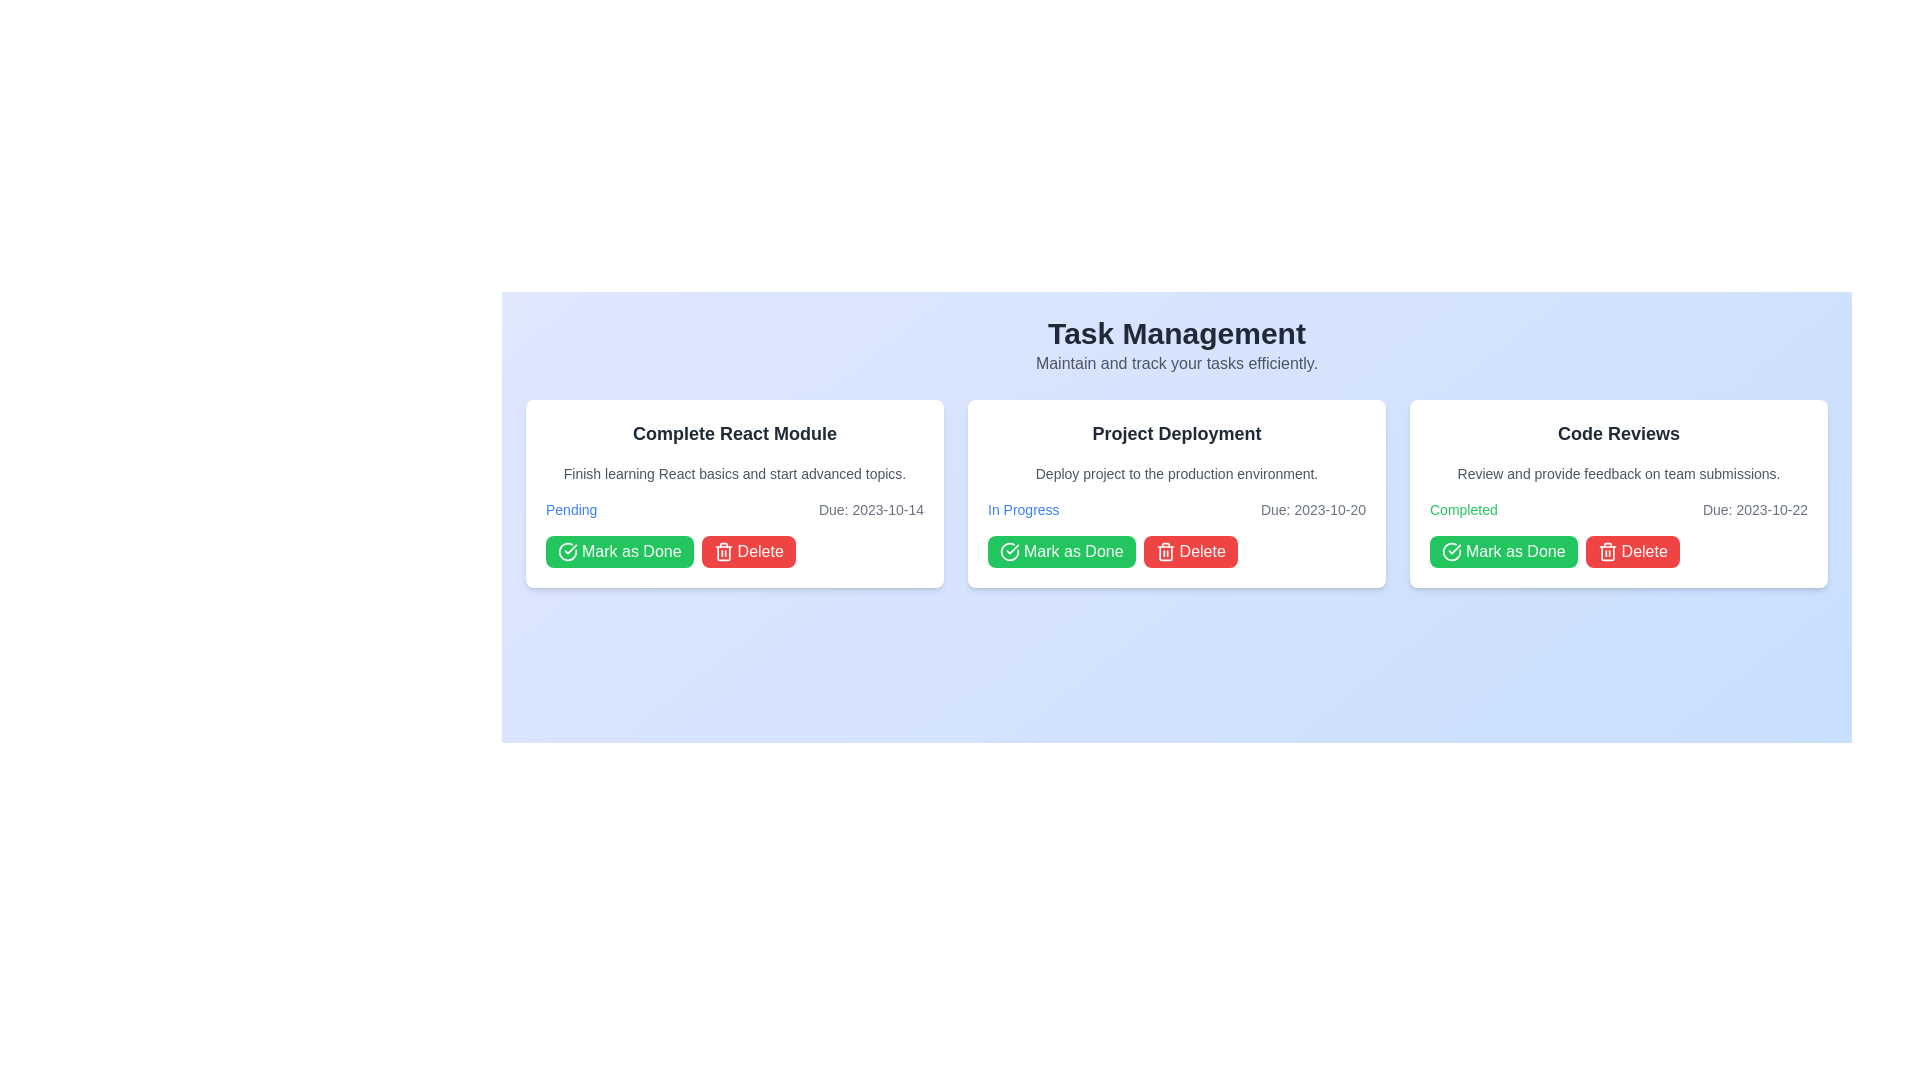 The image size is (1920, 1080). I want to click on the text label 'Mark as Done' which is styled in white font on a green button, located in the middle card titled 'Project Deployment', so click(1072, 551).